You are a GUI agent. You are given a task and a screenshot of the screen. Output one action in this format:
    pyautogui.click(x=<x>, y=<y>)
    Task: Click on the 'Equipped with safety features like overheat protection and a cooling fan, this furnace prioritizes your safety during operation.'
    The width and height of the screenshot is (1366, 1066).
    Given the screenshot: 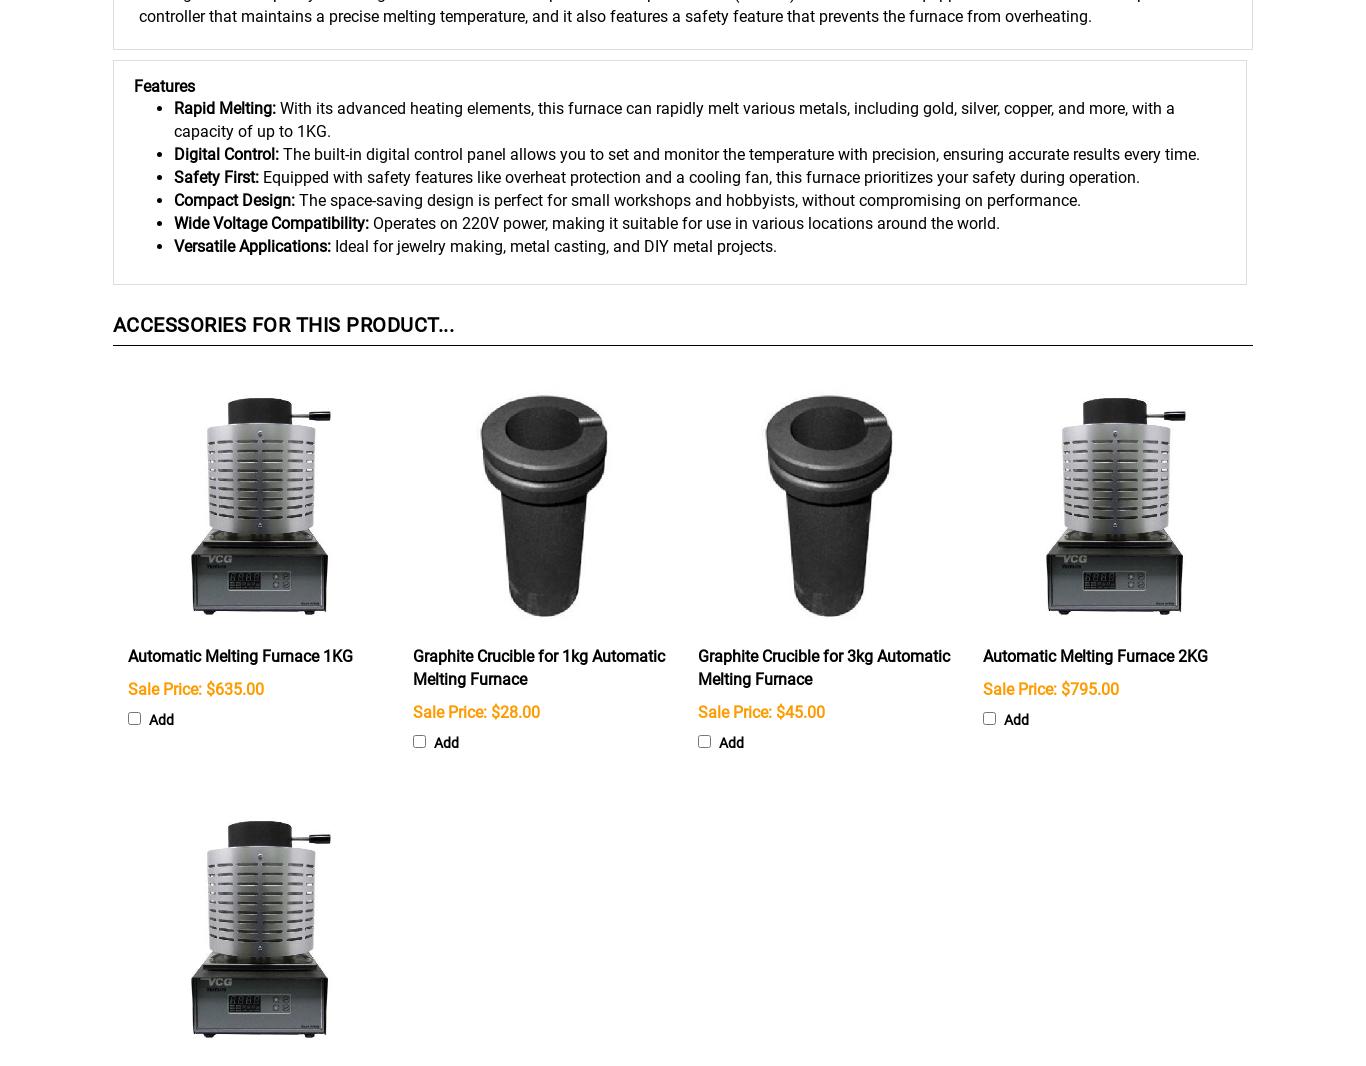 What is the action you would take?
    pyautogui.click(x=701, y=176)
    